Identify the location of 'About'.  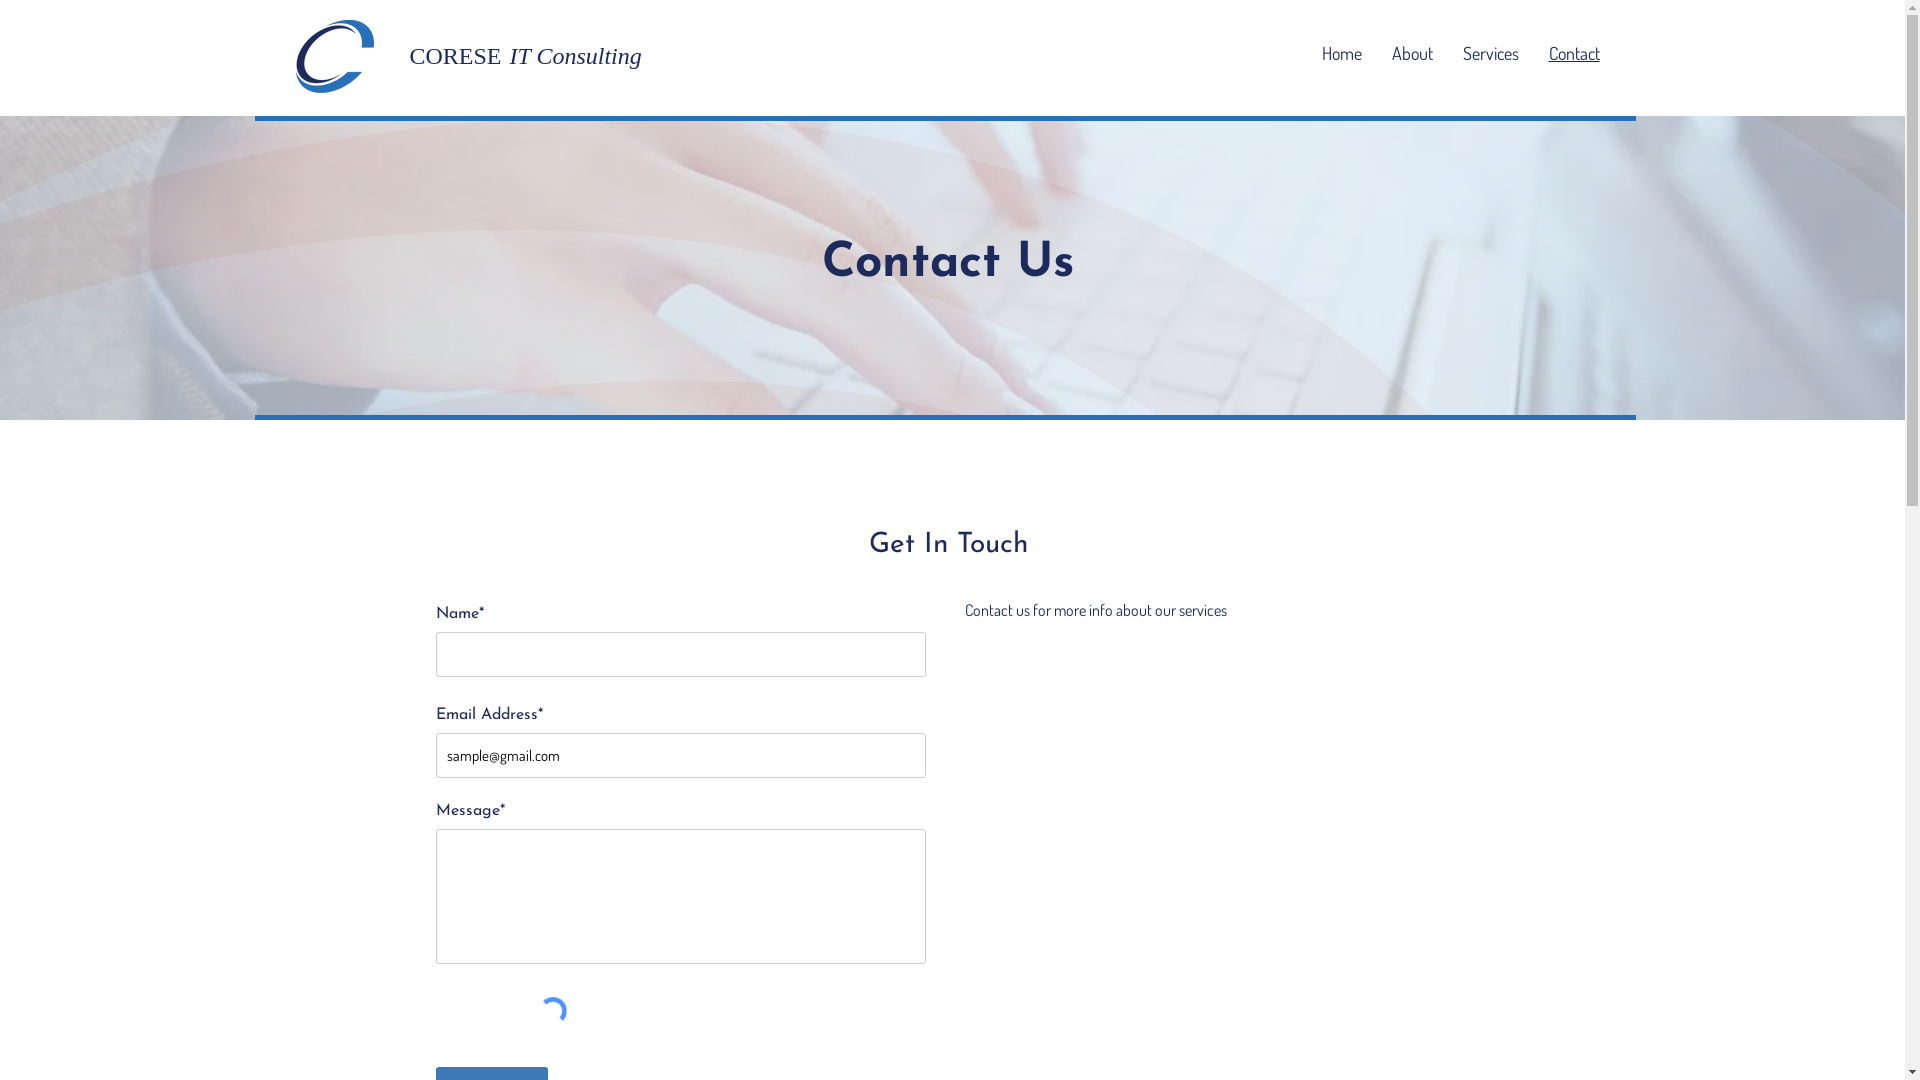
(1410, 52).